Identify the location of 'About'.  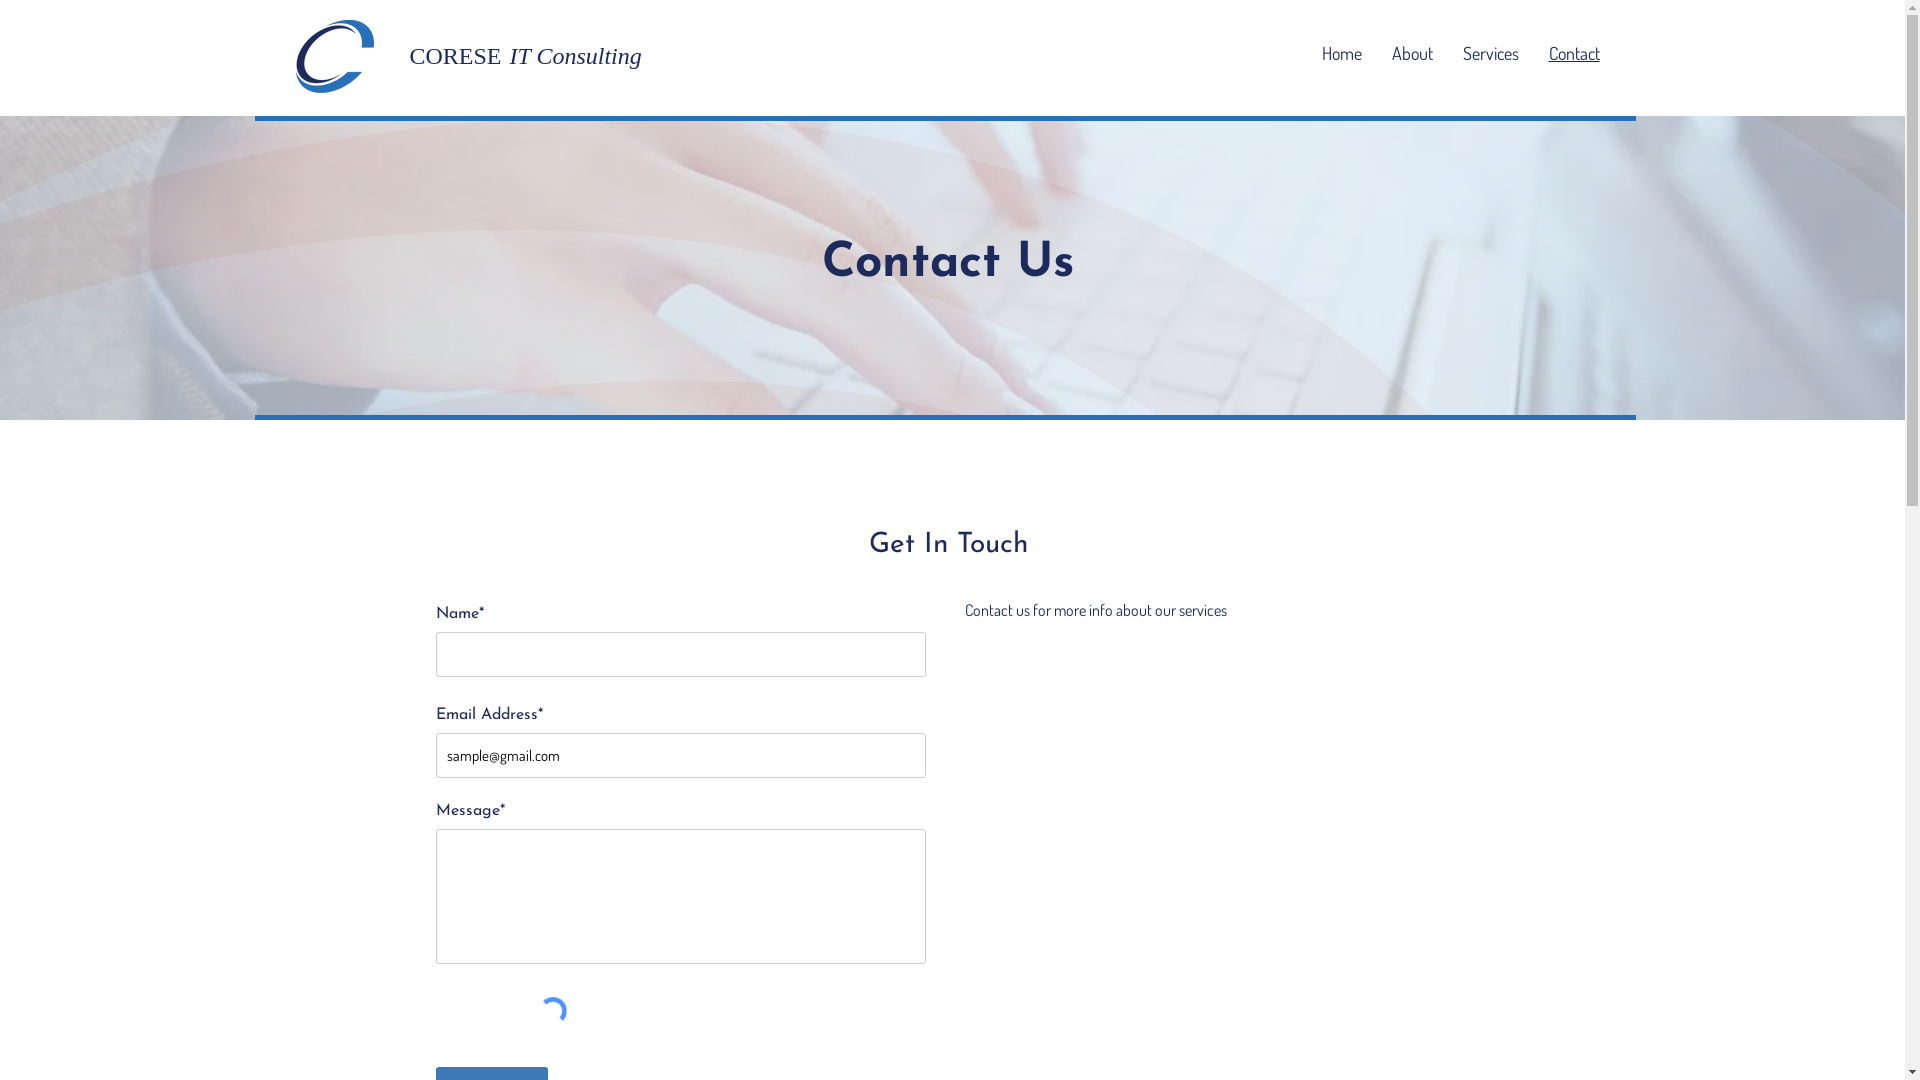
(1410, 52).